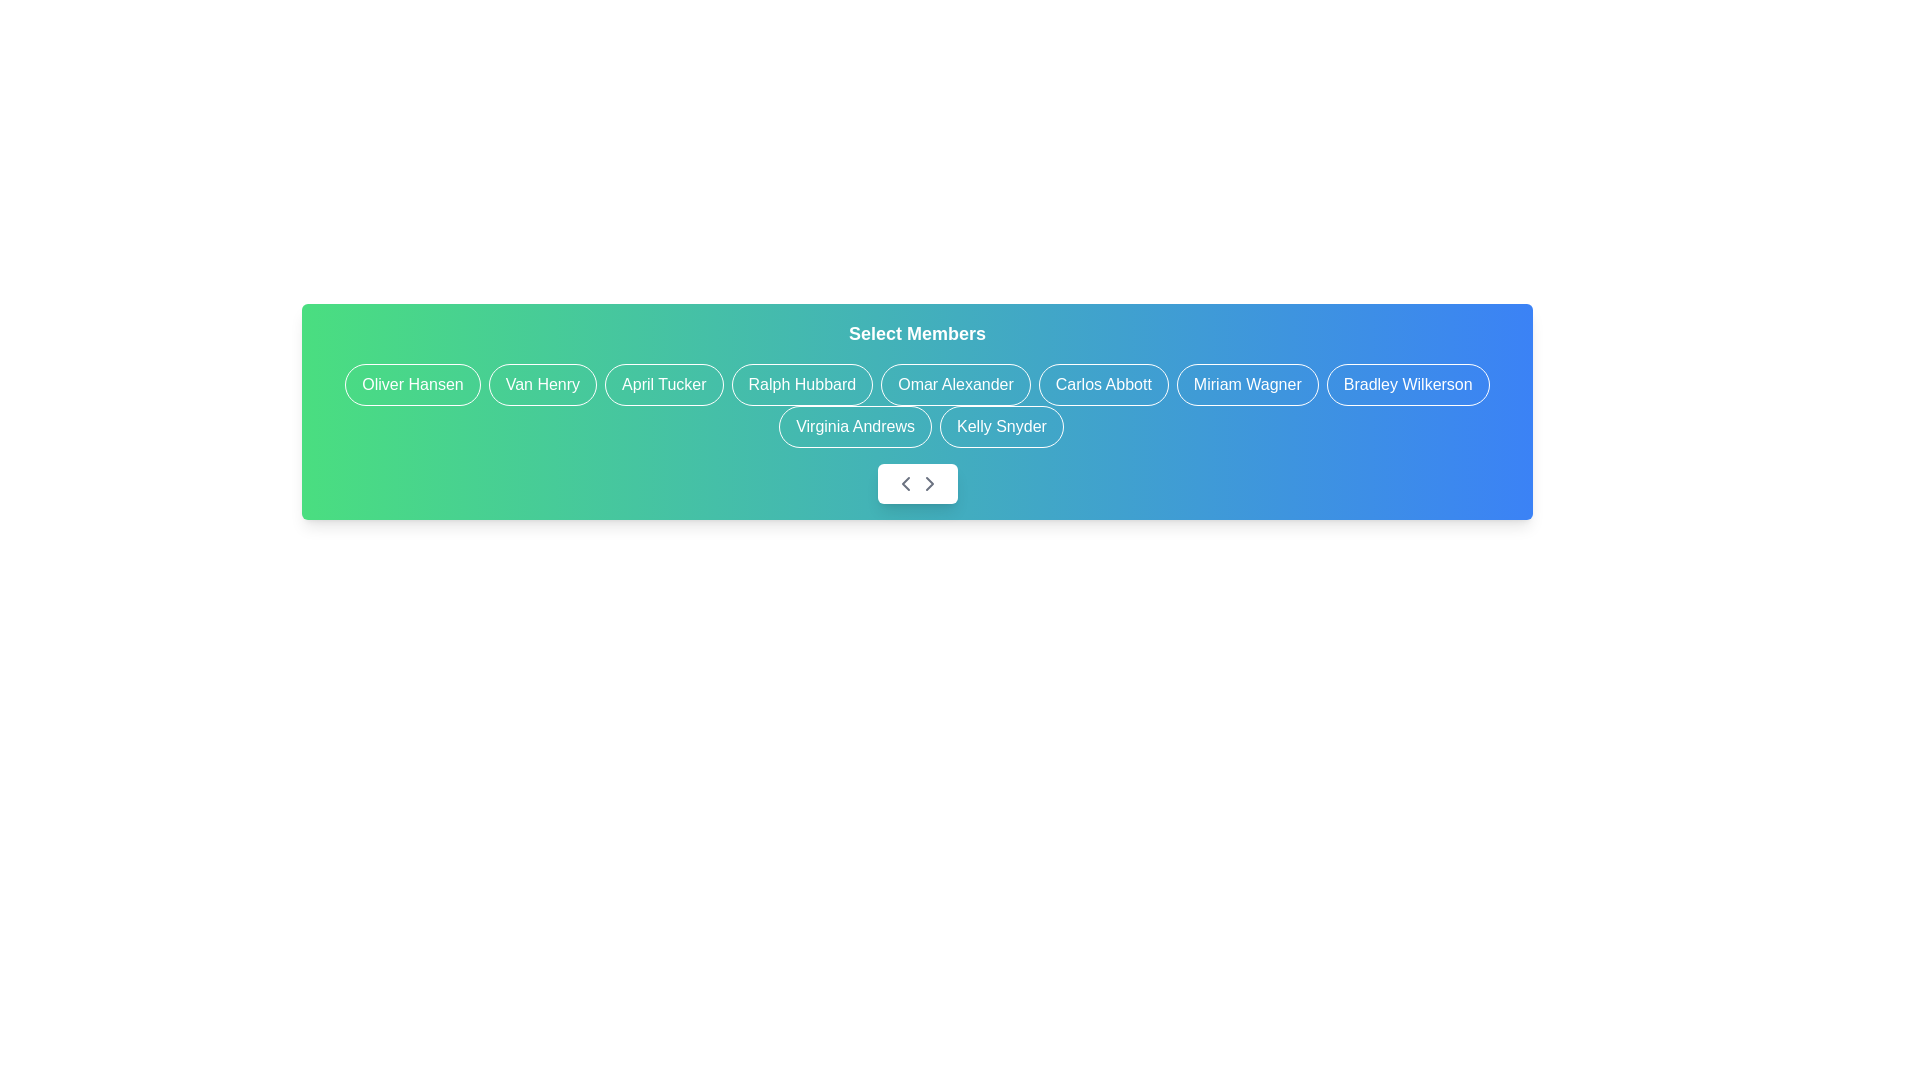 This screenshot has height=1080, width=1920. I want to click on the pill-shaped button labeled 'Van Henry', so click(542, 385).